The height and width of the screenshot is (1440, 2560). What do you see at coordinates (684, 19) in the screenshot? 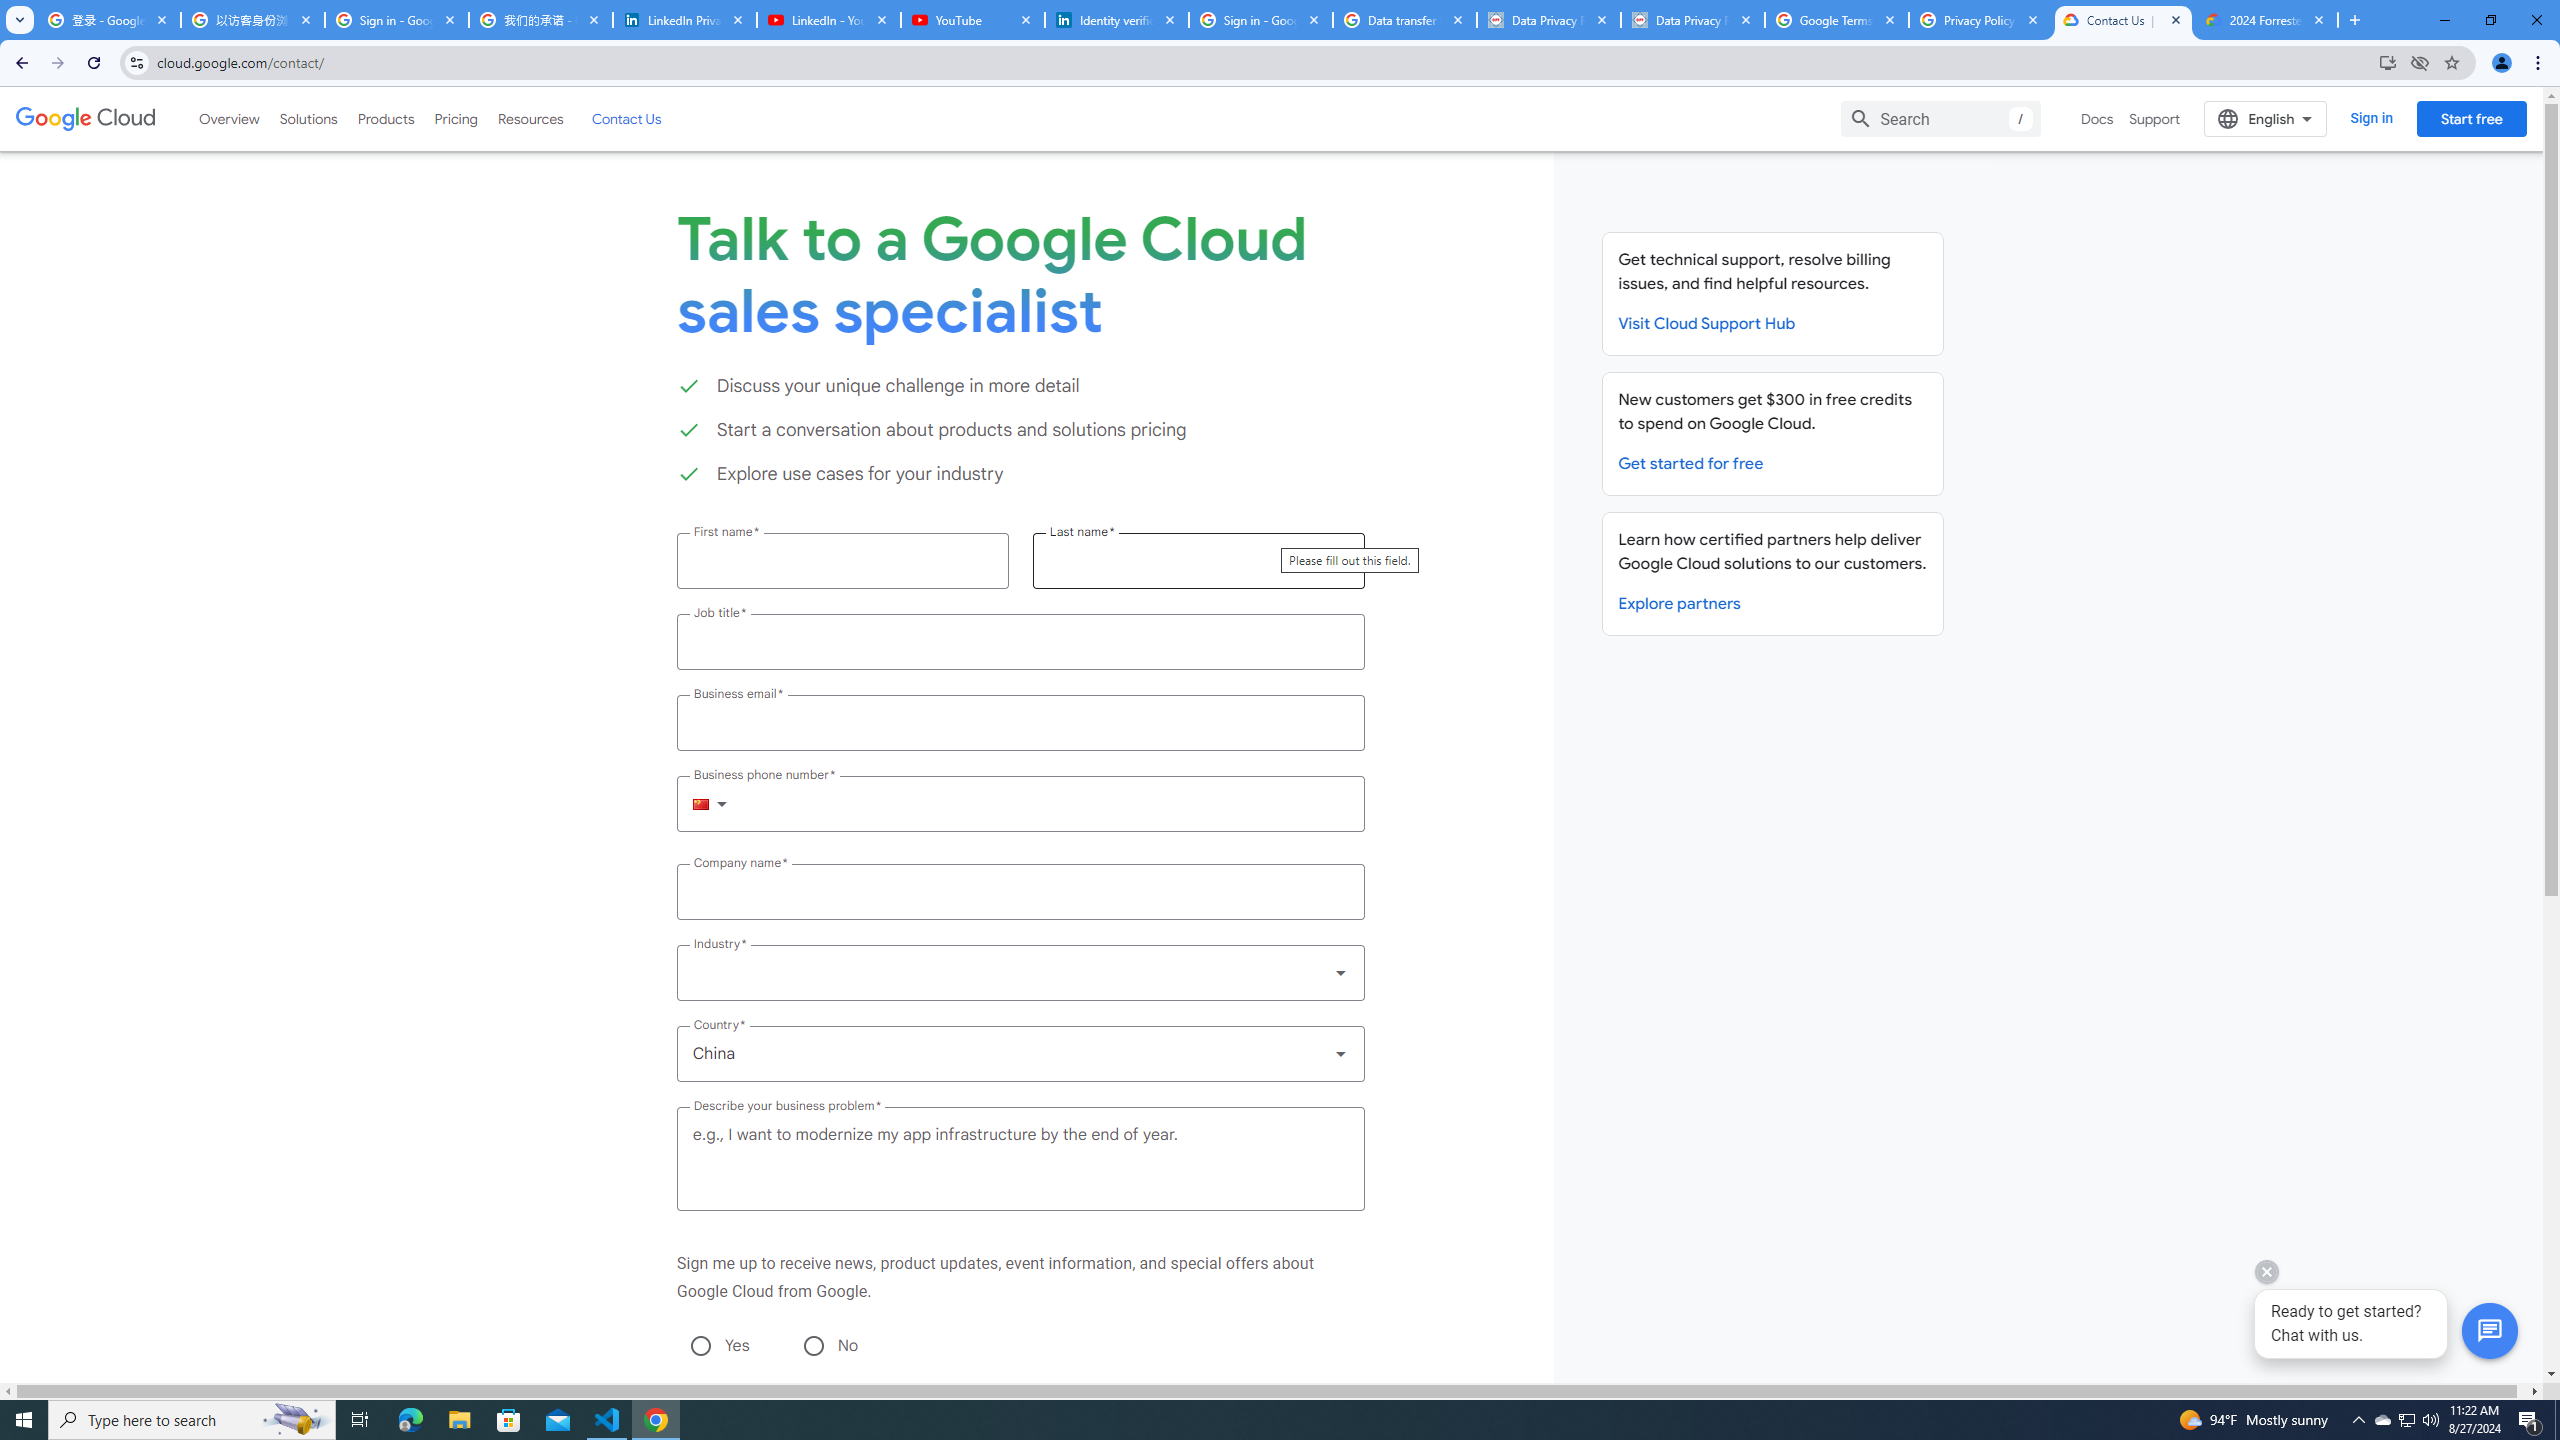
I see `'LinkedIn Privacy Policy'` at bounding box center [684, 19].